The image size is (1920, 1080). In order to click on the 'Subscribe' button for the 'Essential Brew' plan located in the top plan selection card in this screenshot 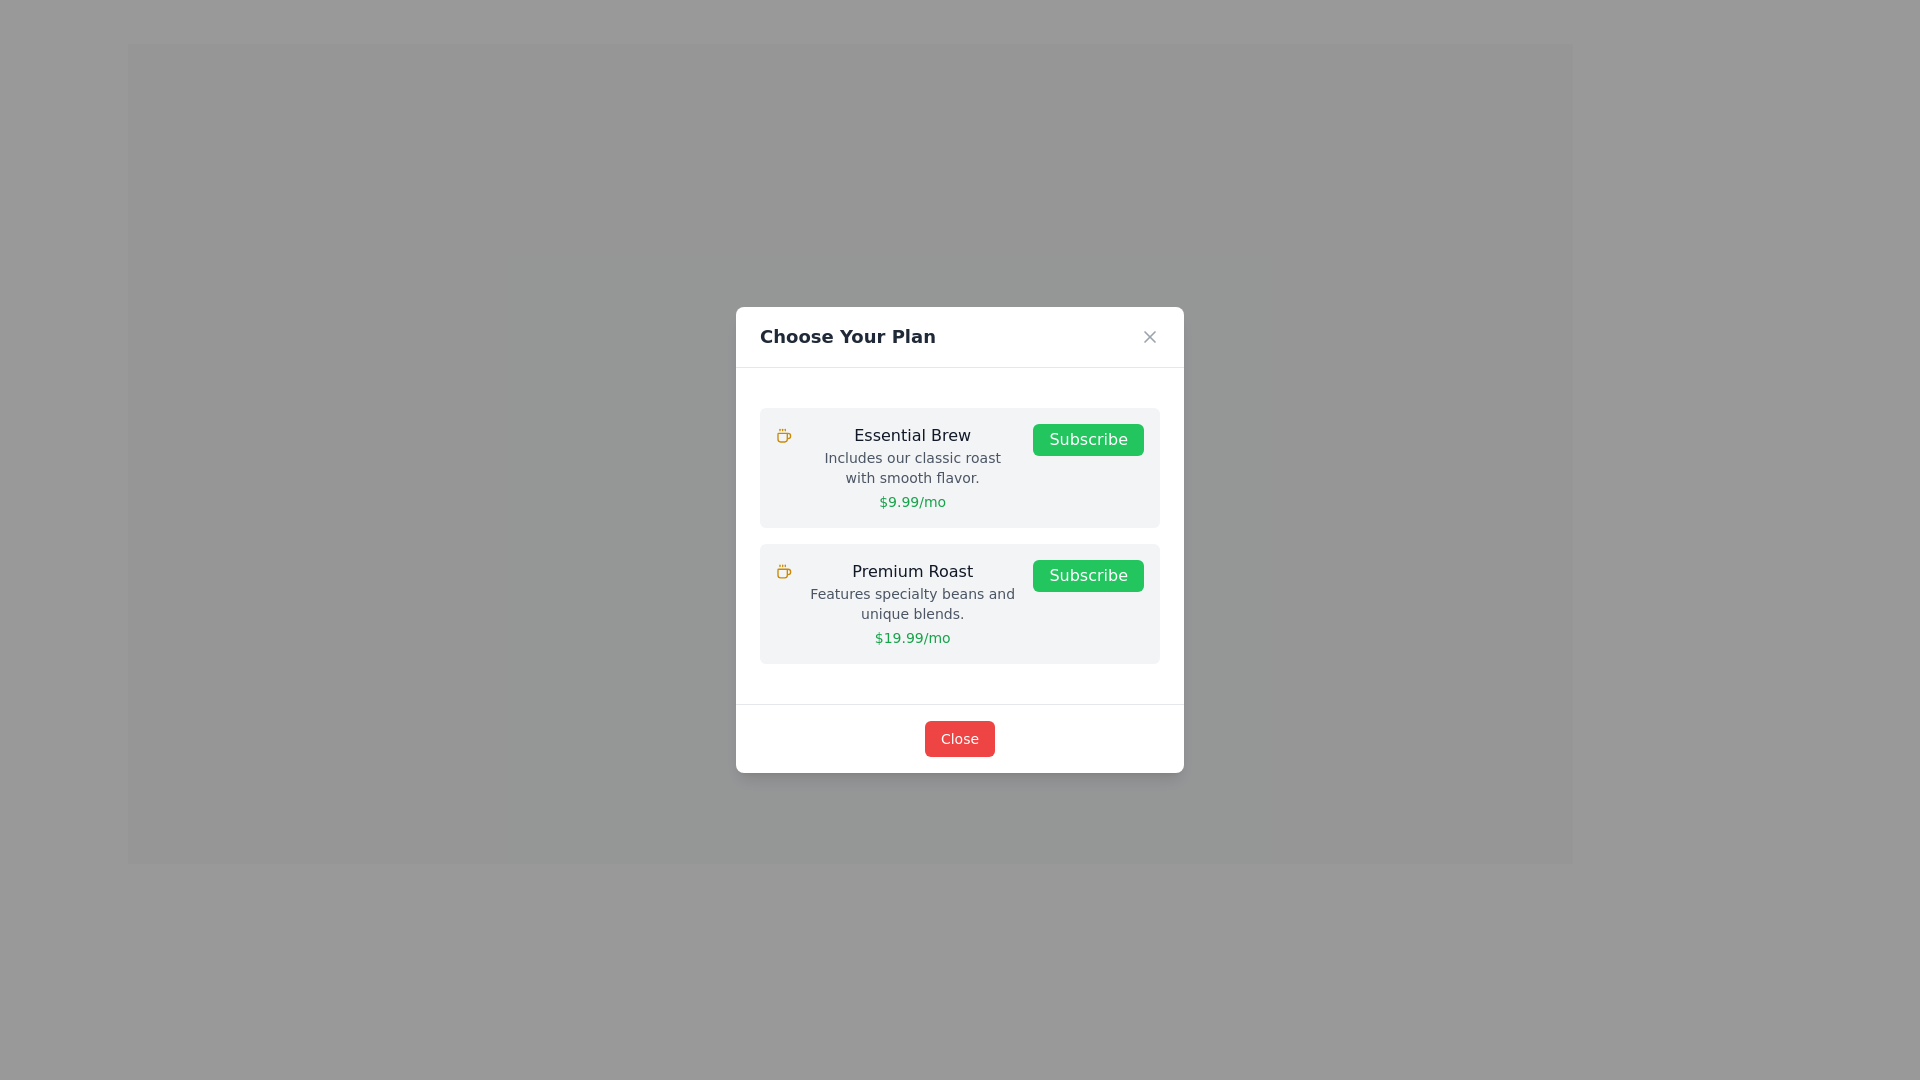, I will do `click(1087, 438)`.